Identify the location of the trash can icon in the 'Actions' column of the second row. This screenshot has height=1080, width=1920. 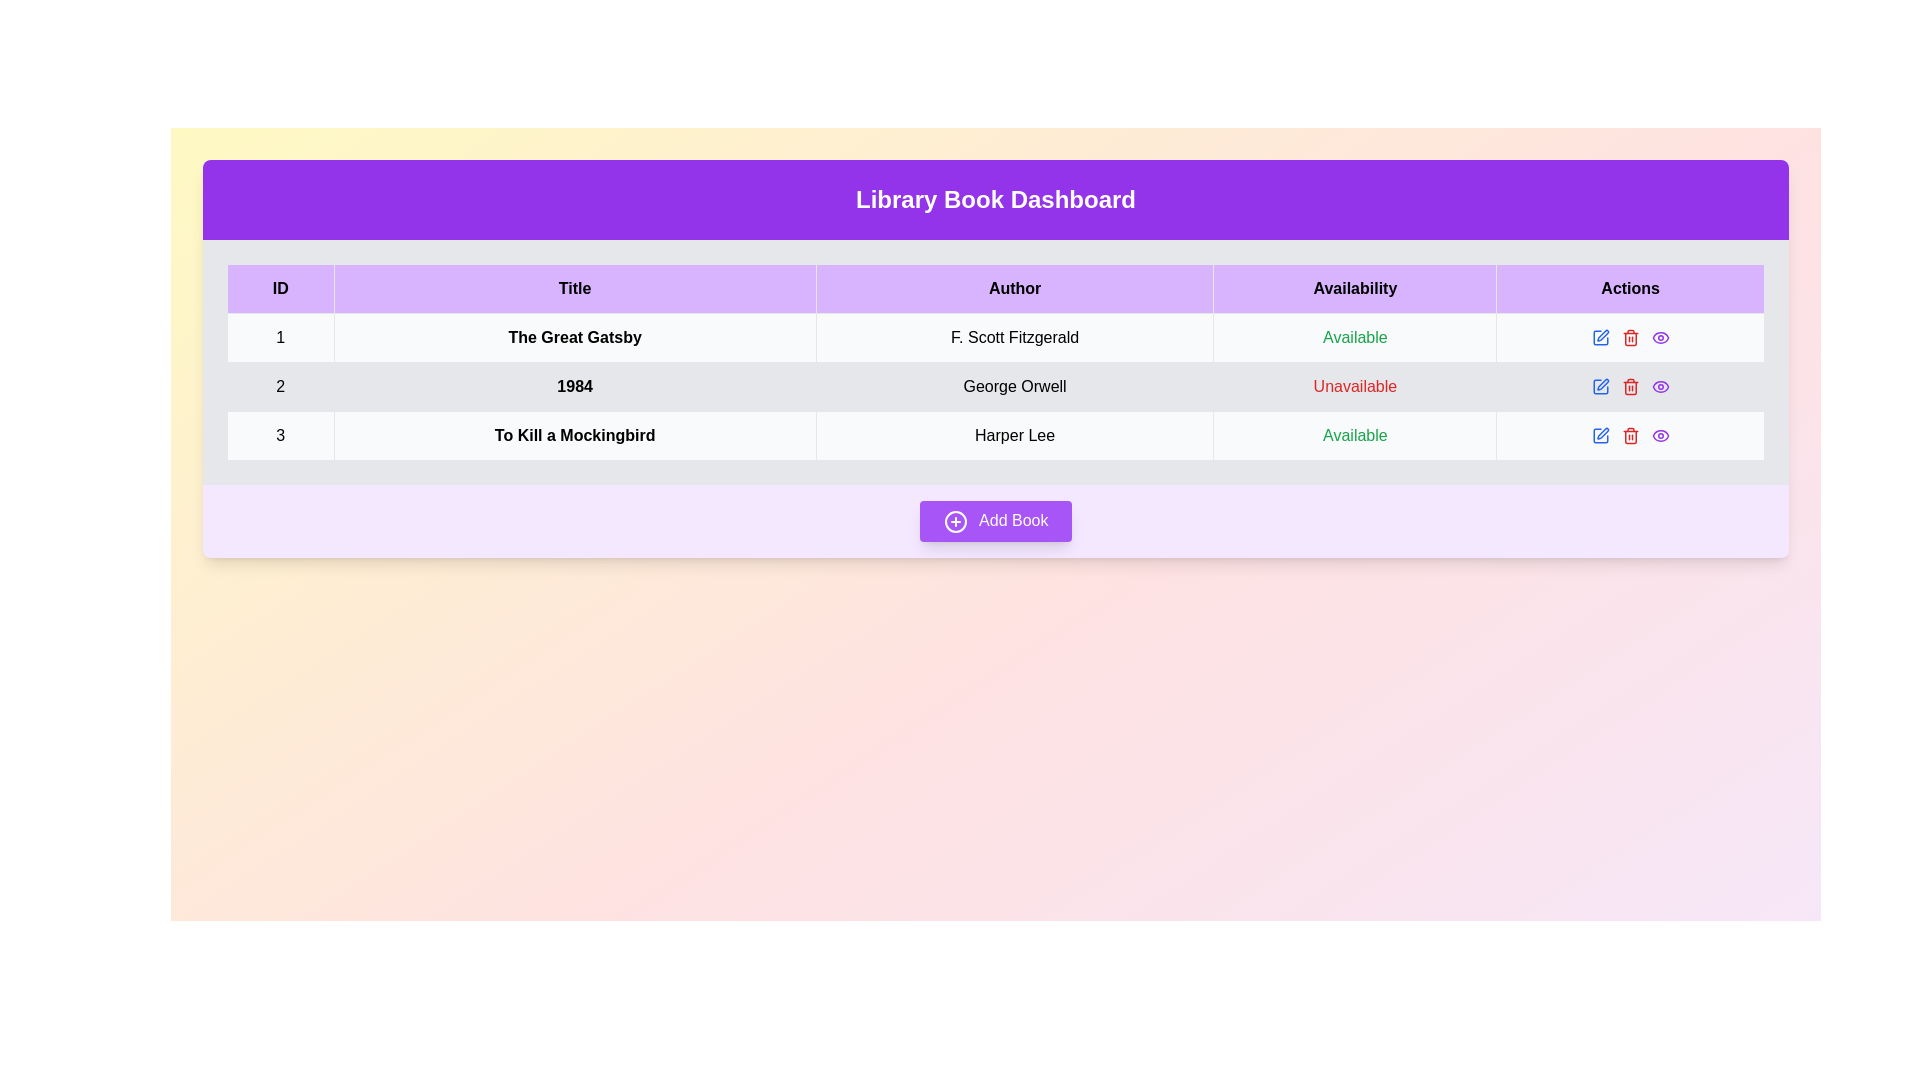
(1630, 338).